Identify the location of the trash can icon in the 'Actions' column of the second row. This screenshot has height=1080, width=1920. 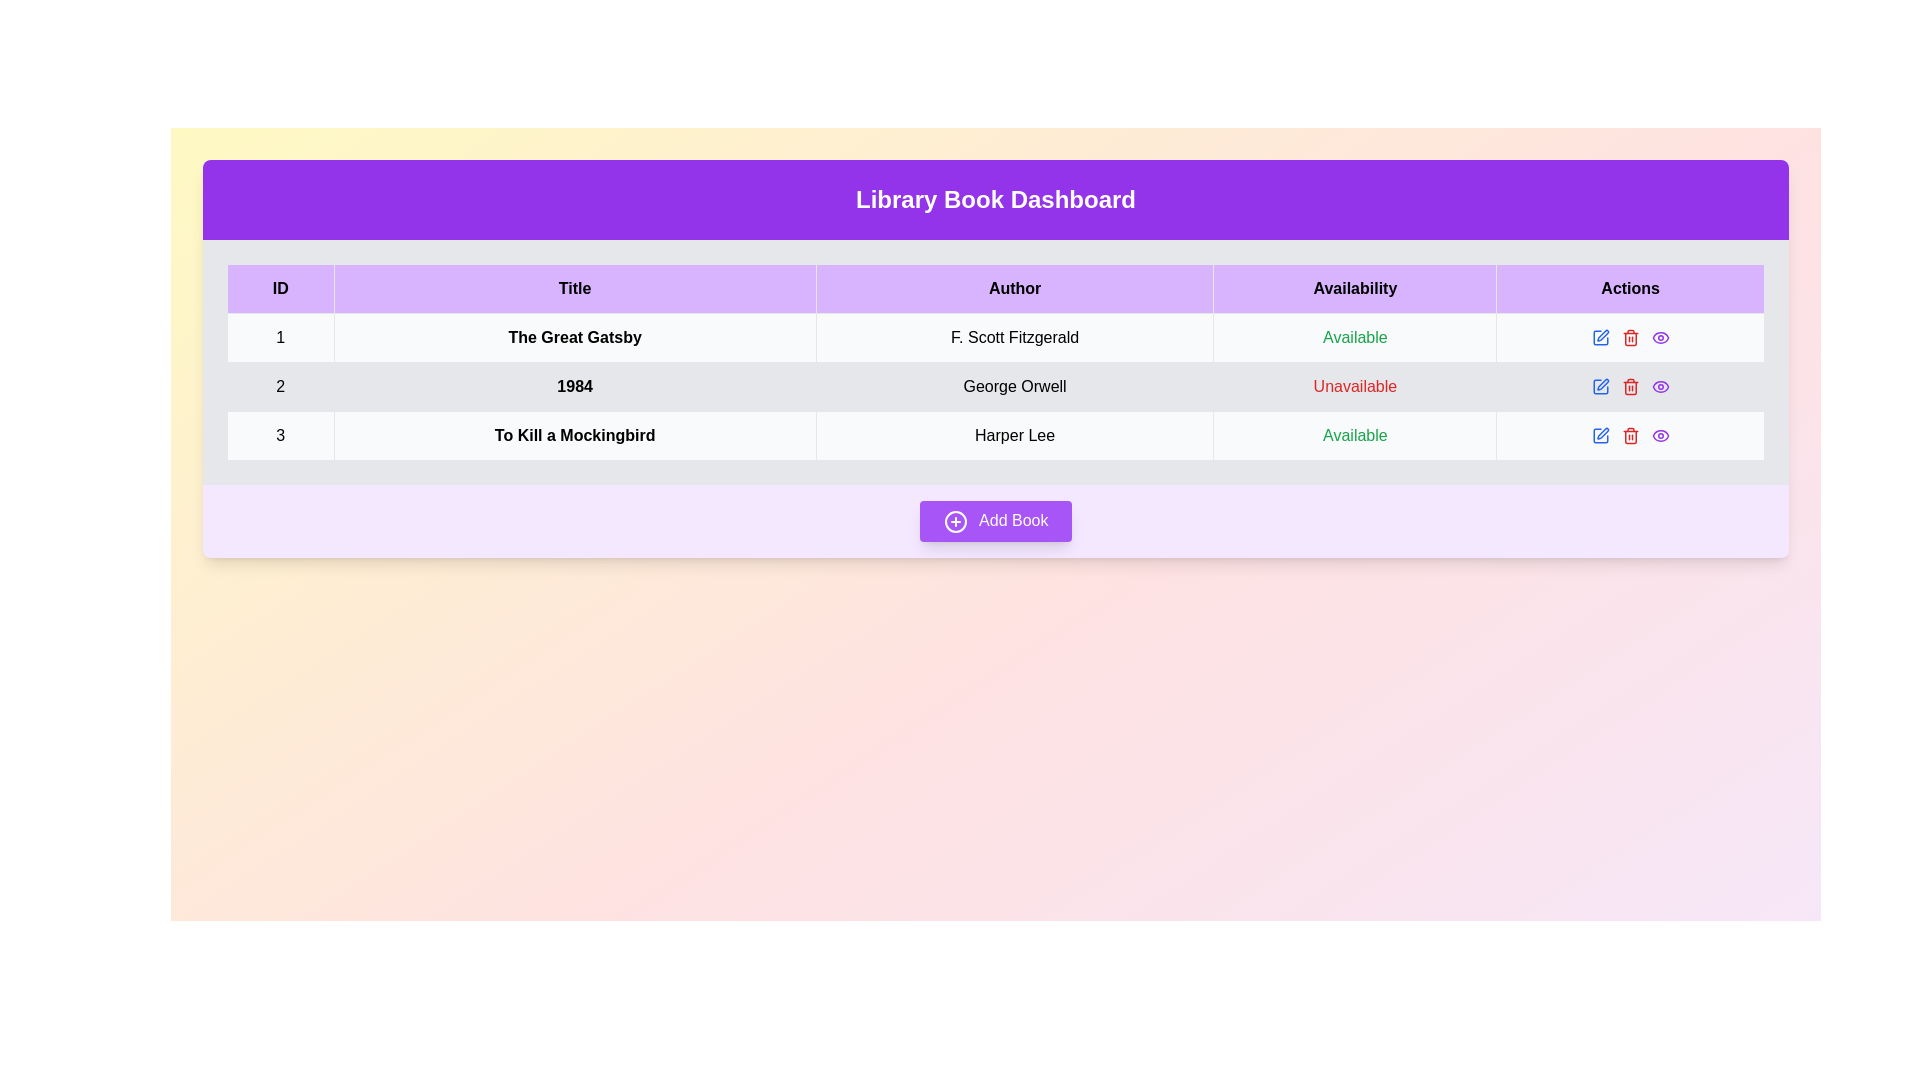
(1630, 338).